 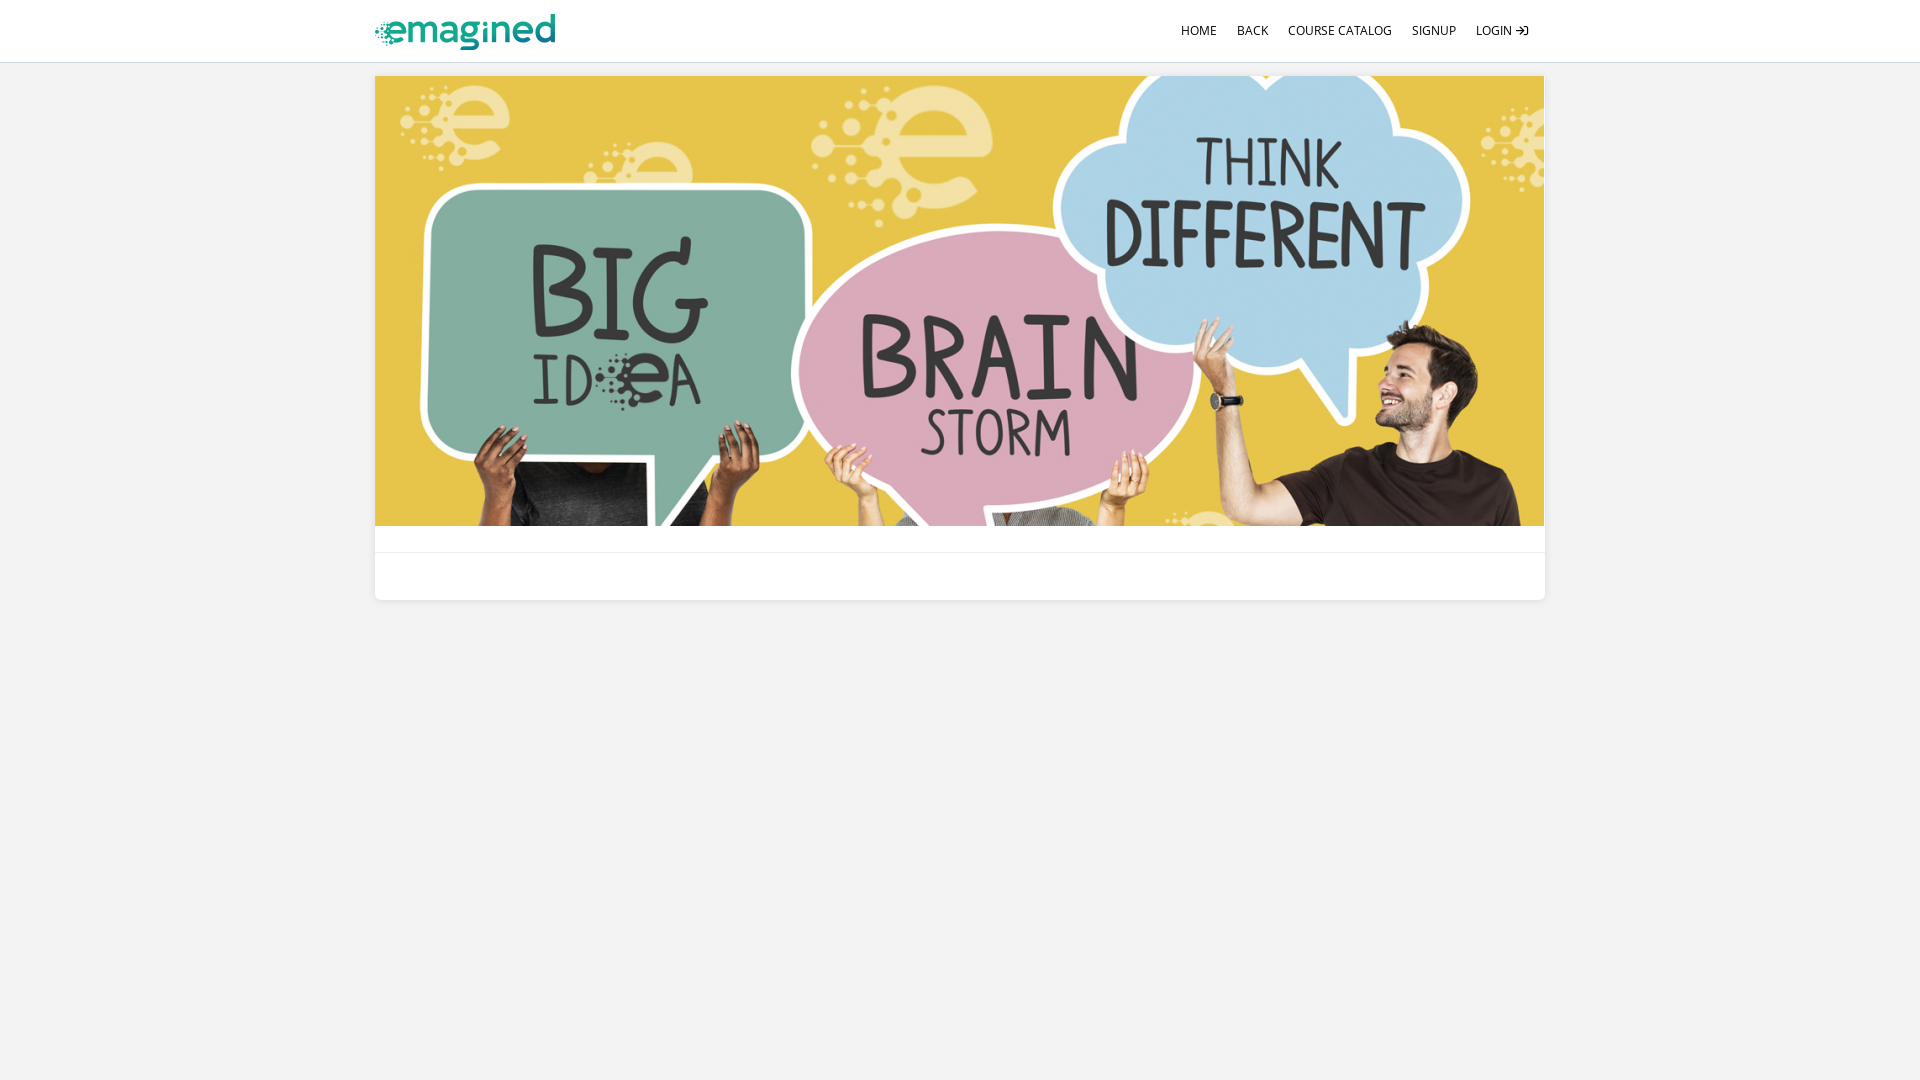 What do you see at coordinates (1199, 30) in the screenshot?
I see `'HOME'` at bounding box center [1199, 30].